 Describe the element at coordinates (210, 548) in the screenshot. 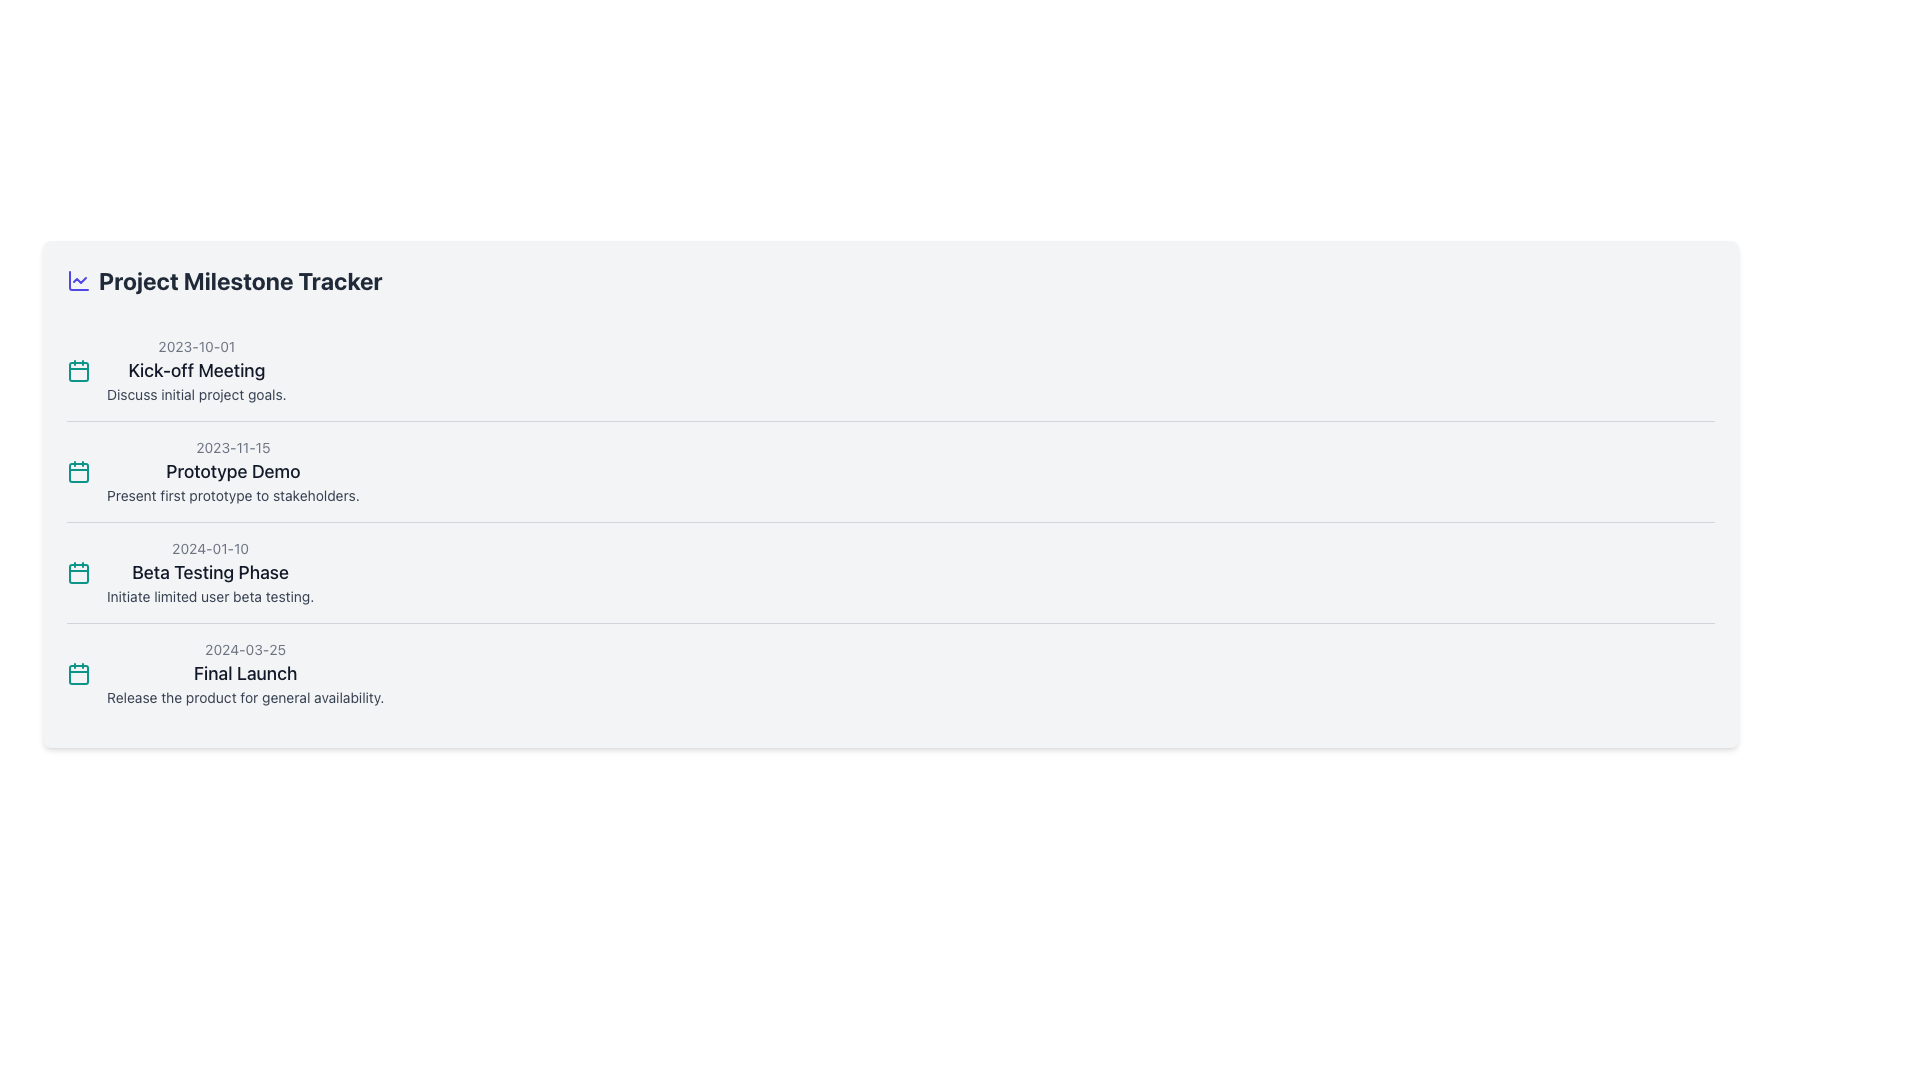

I see `the static text displaying the date '2024-01-10', which is located above the 'Beta Testing Phase' section in the third milestone entry of the timeline` at that location.